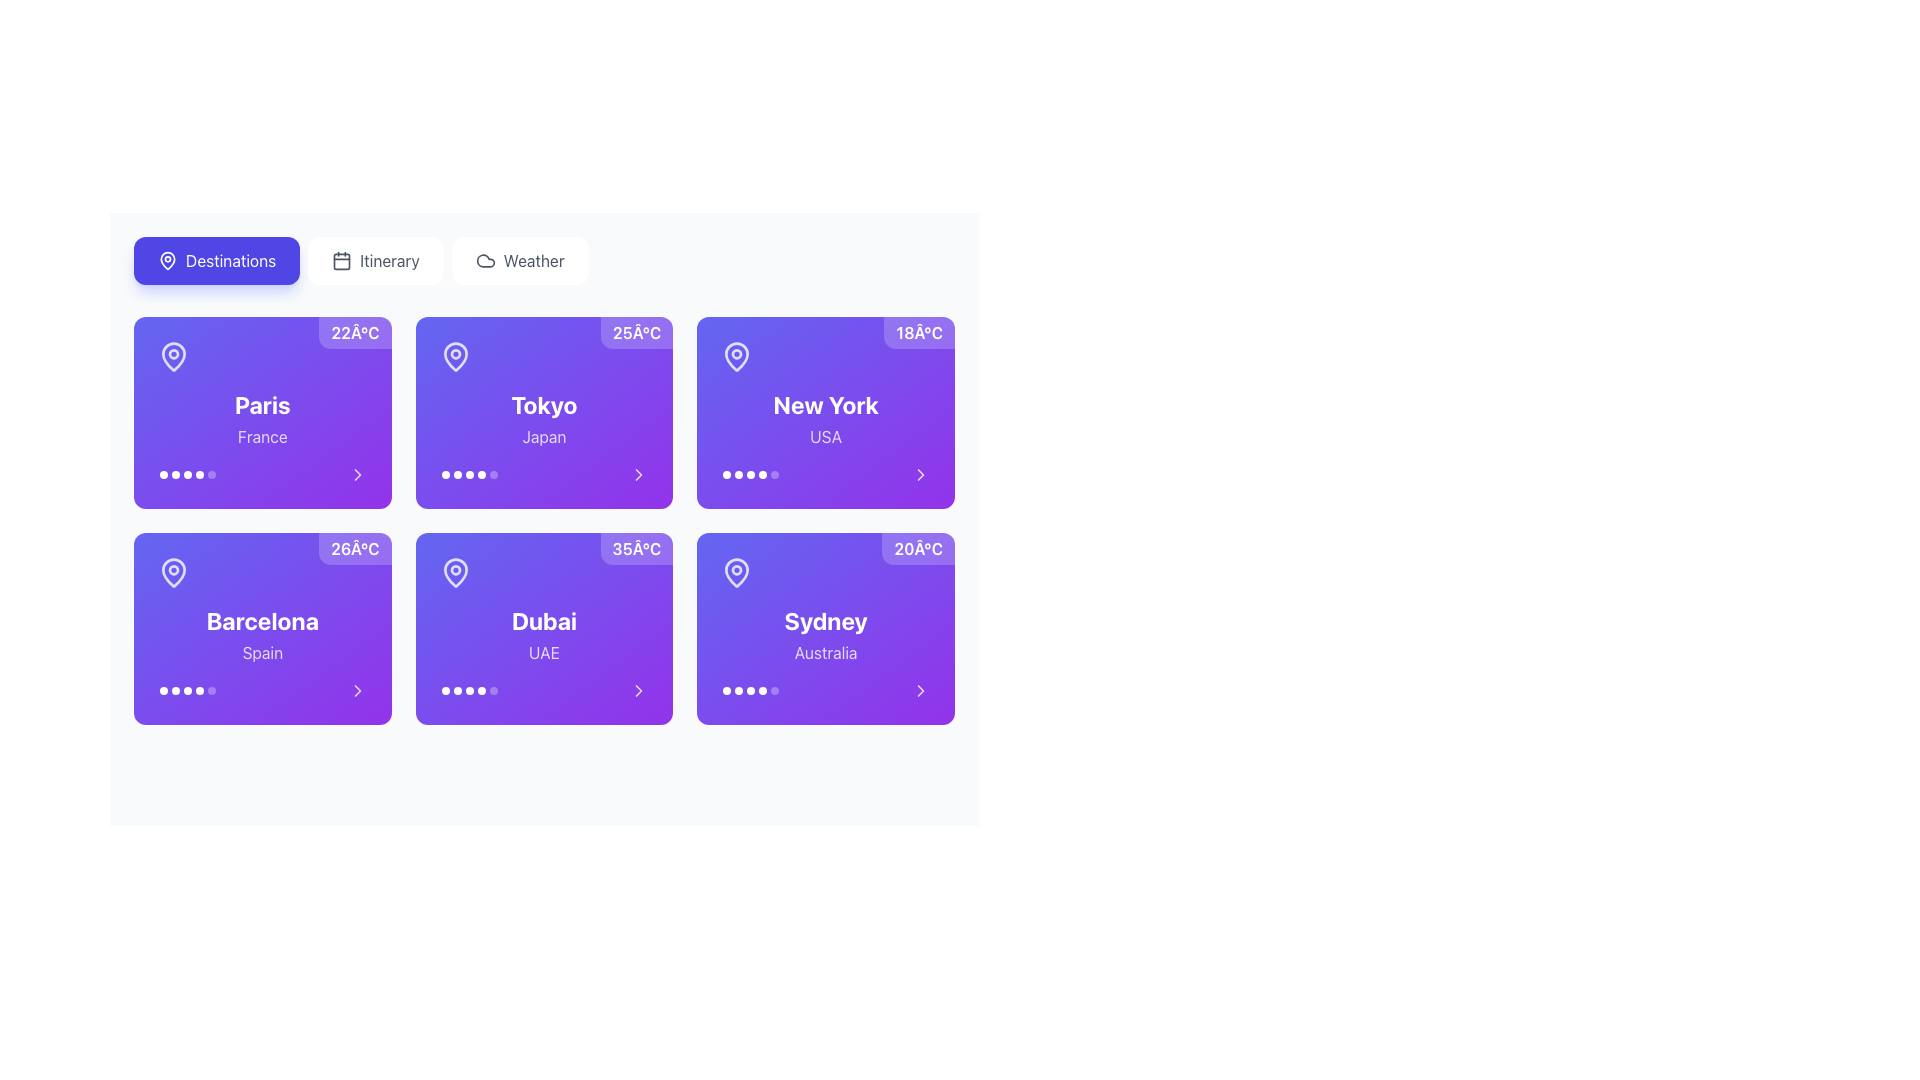  What do you see at coordinates (736, 356) in the screenshot?
I see `the map pin icon located in the top-left region of the 'New York' card, which is the third card in the first row, near the title 'New York'` at bounding box center [736, 356].